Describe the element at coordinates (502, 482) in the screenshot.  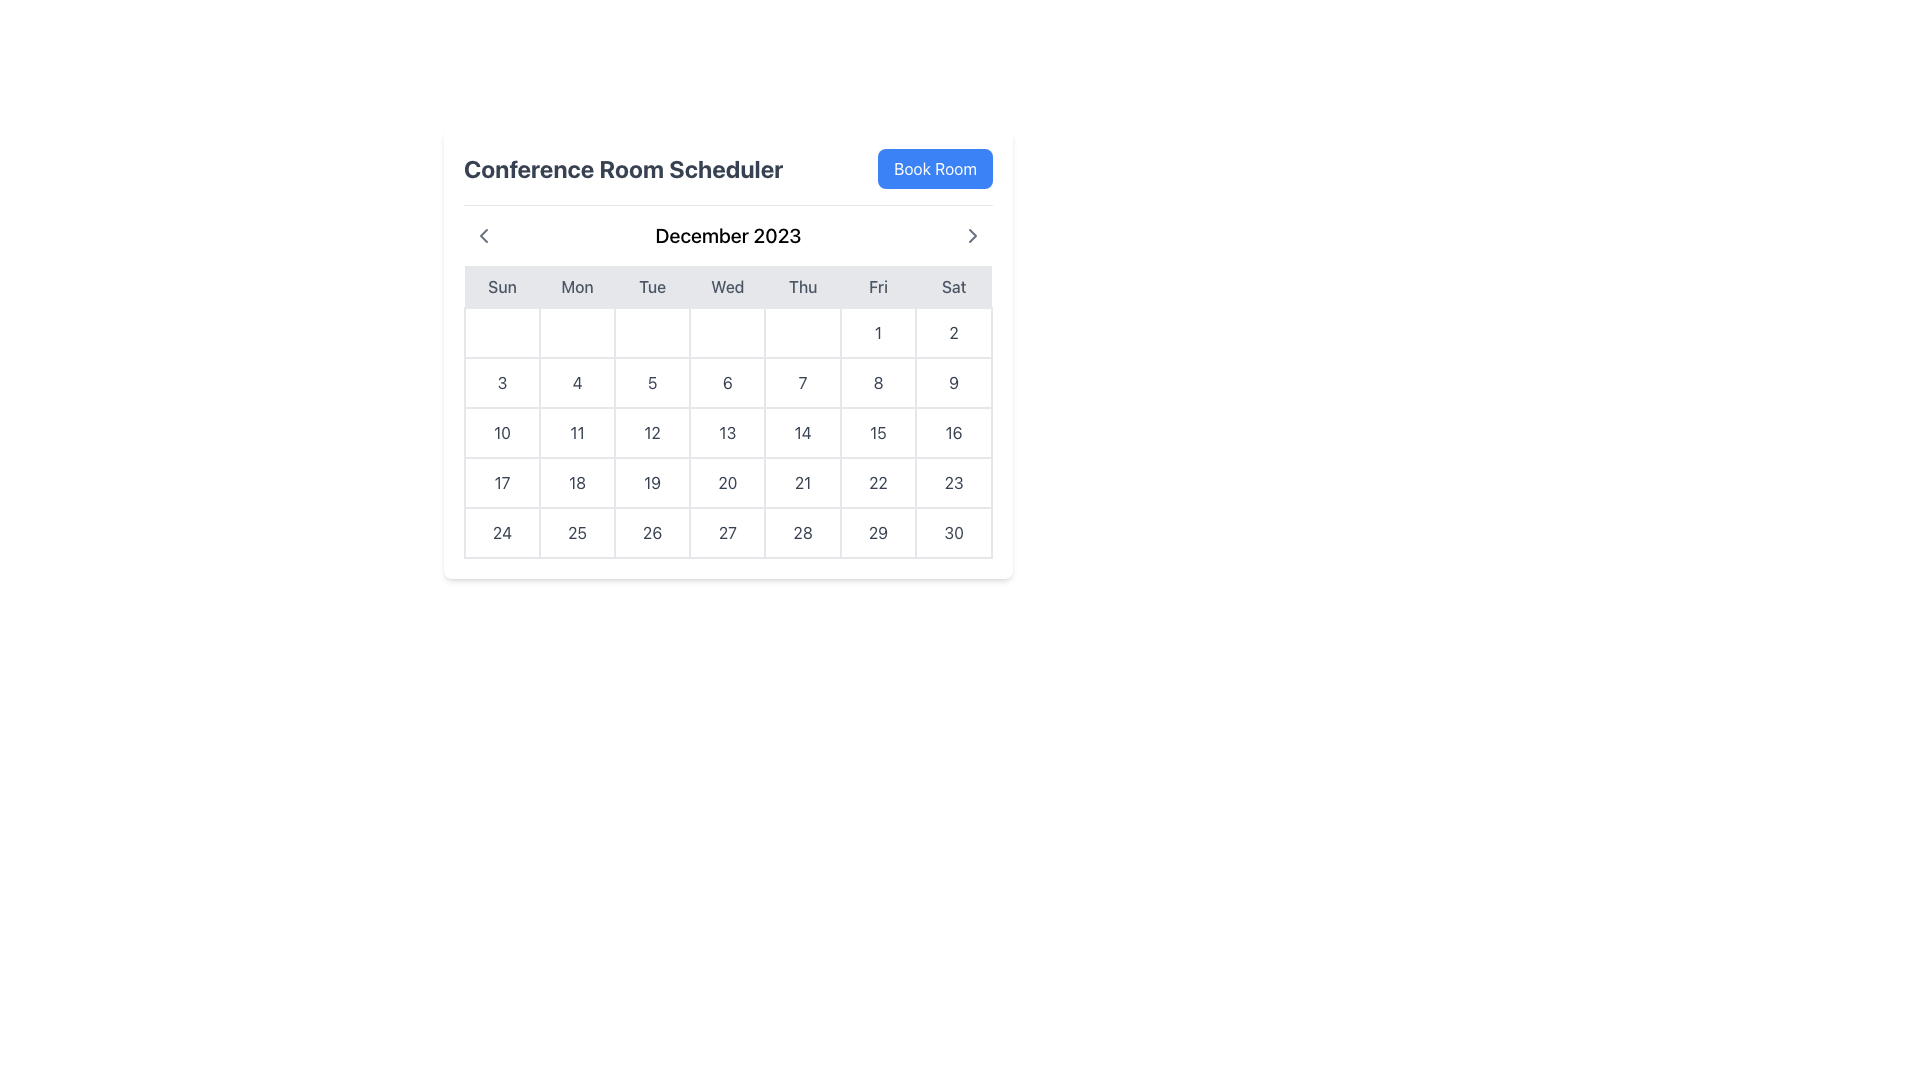
I see `the Calendar Date Cell element displaying the date '17'` at that location.